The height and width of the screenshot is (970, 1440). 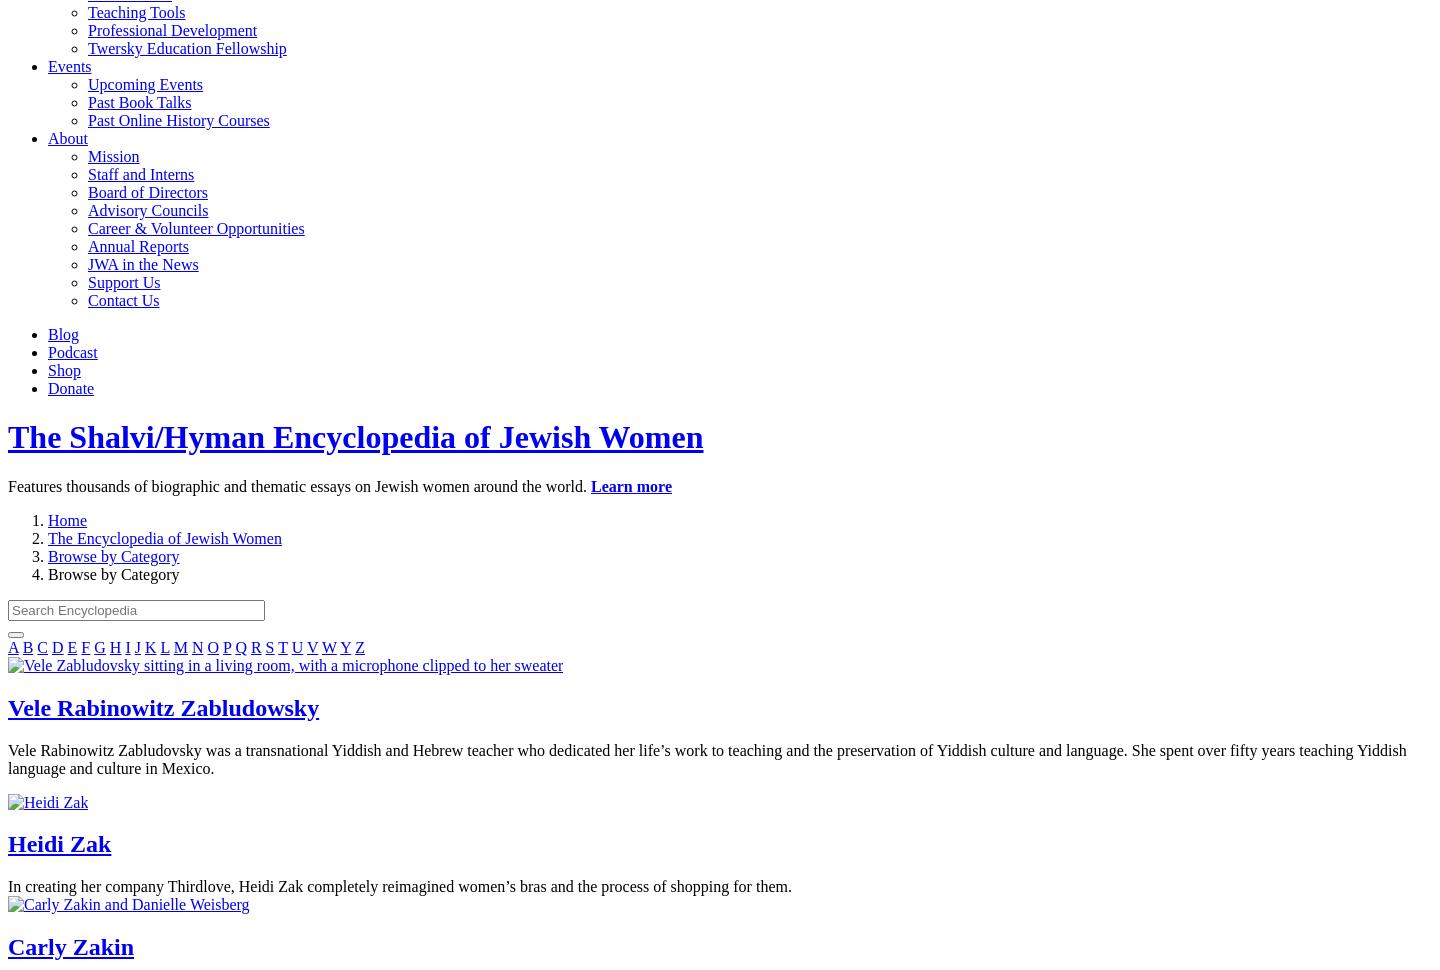 What do you see at coordinates (254, 645) in the screenshot?
I see `'R'` at bounding box center [254, 645].